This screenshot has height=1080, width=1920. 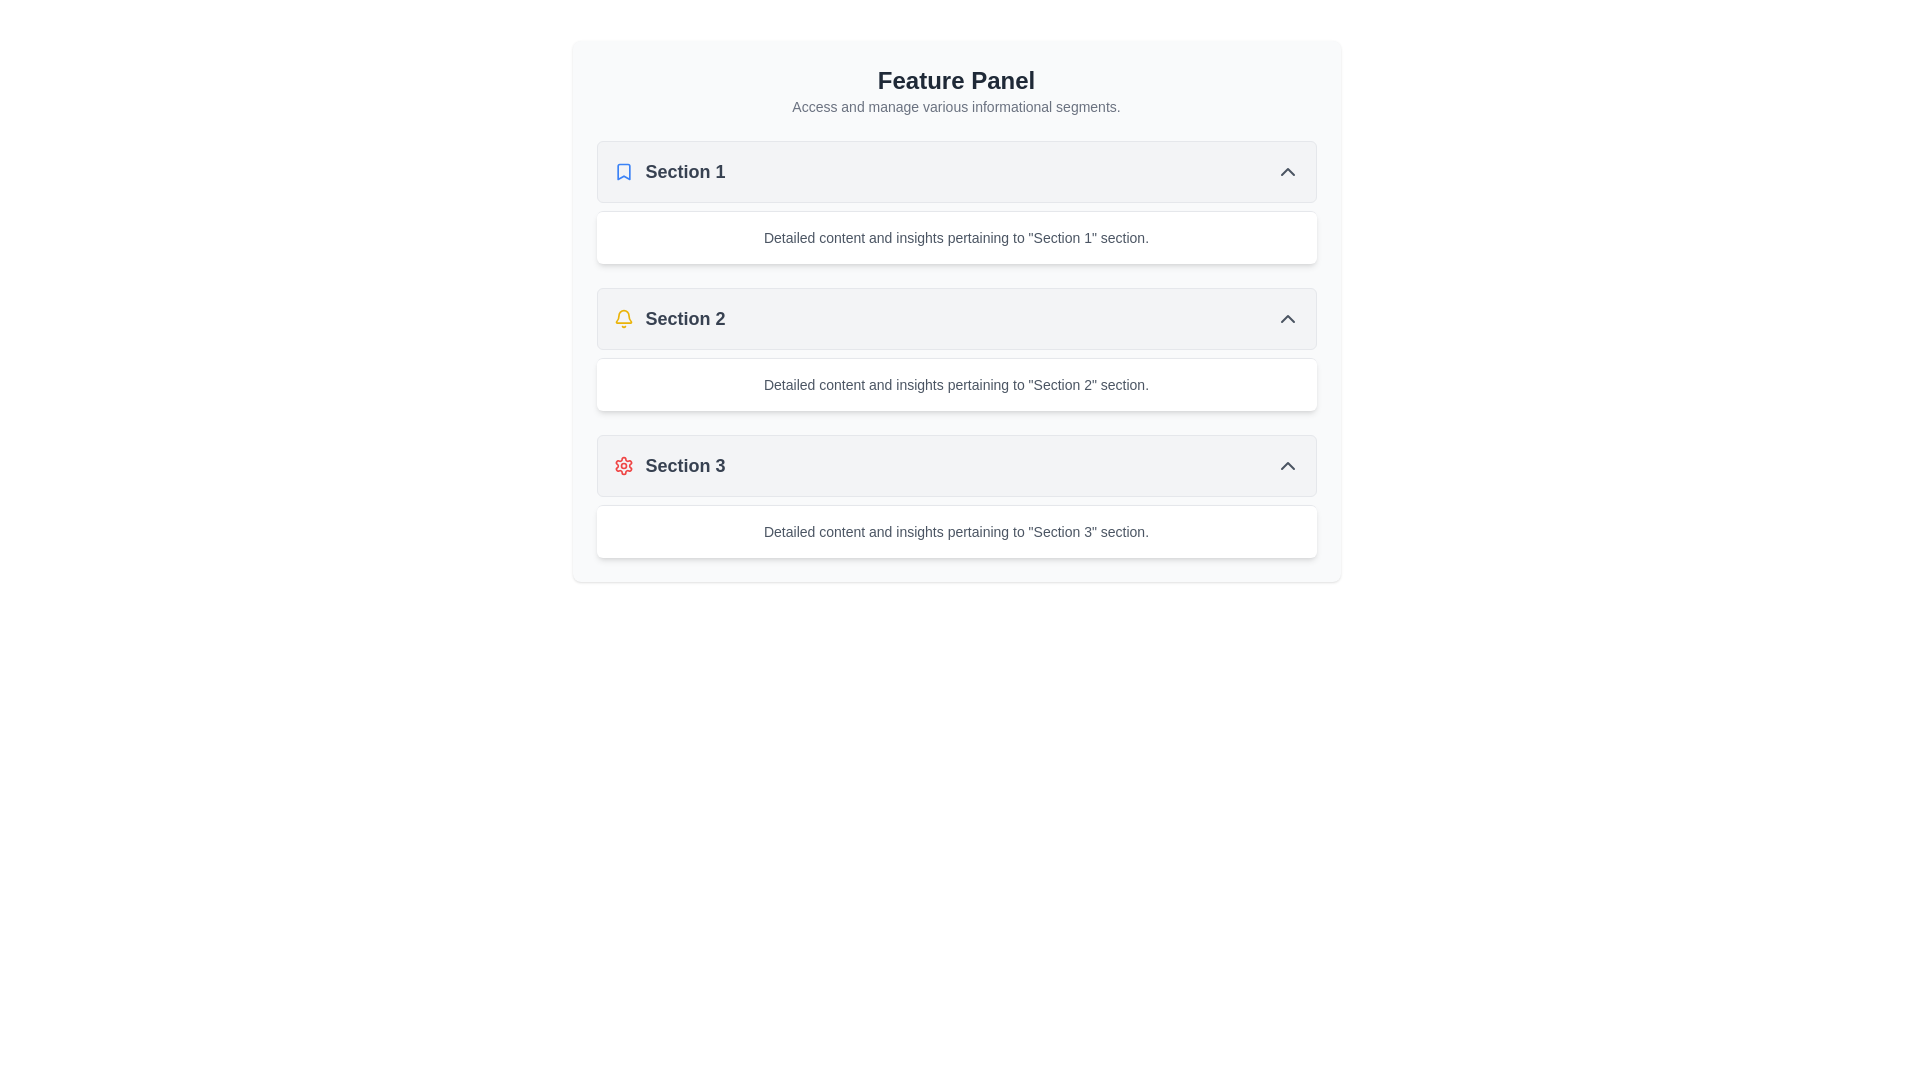 What do you see at coordinates (669, 318) in the screenshot?
I see `the text label with an icon that serves as the header for the 'Section 2' area` at bounding box center [669, 318].